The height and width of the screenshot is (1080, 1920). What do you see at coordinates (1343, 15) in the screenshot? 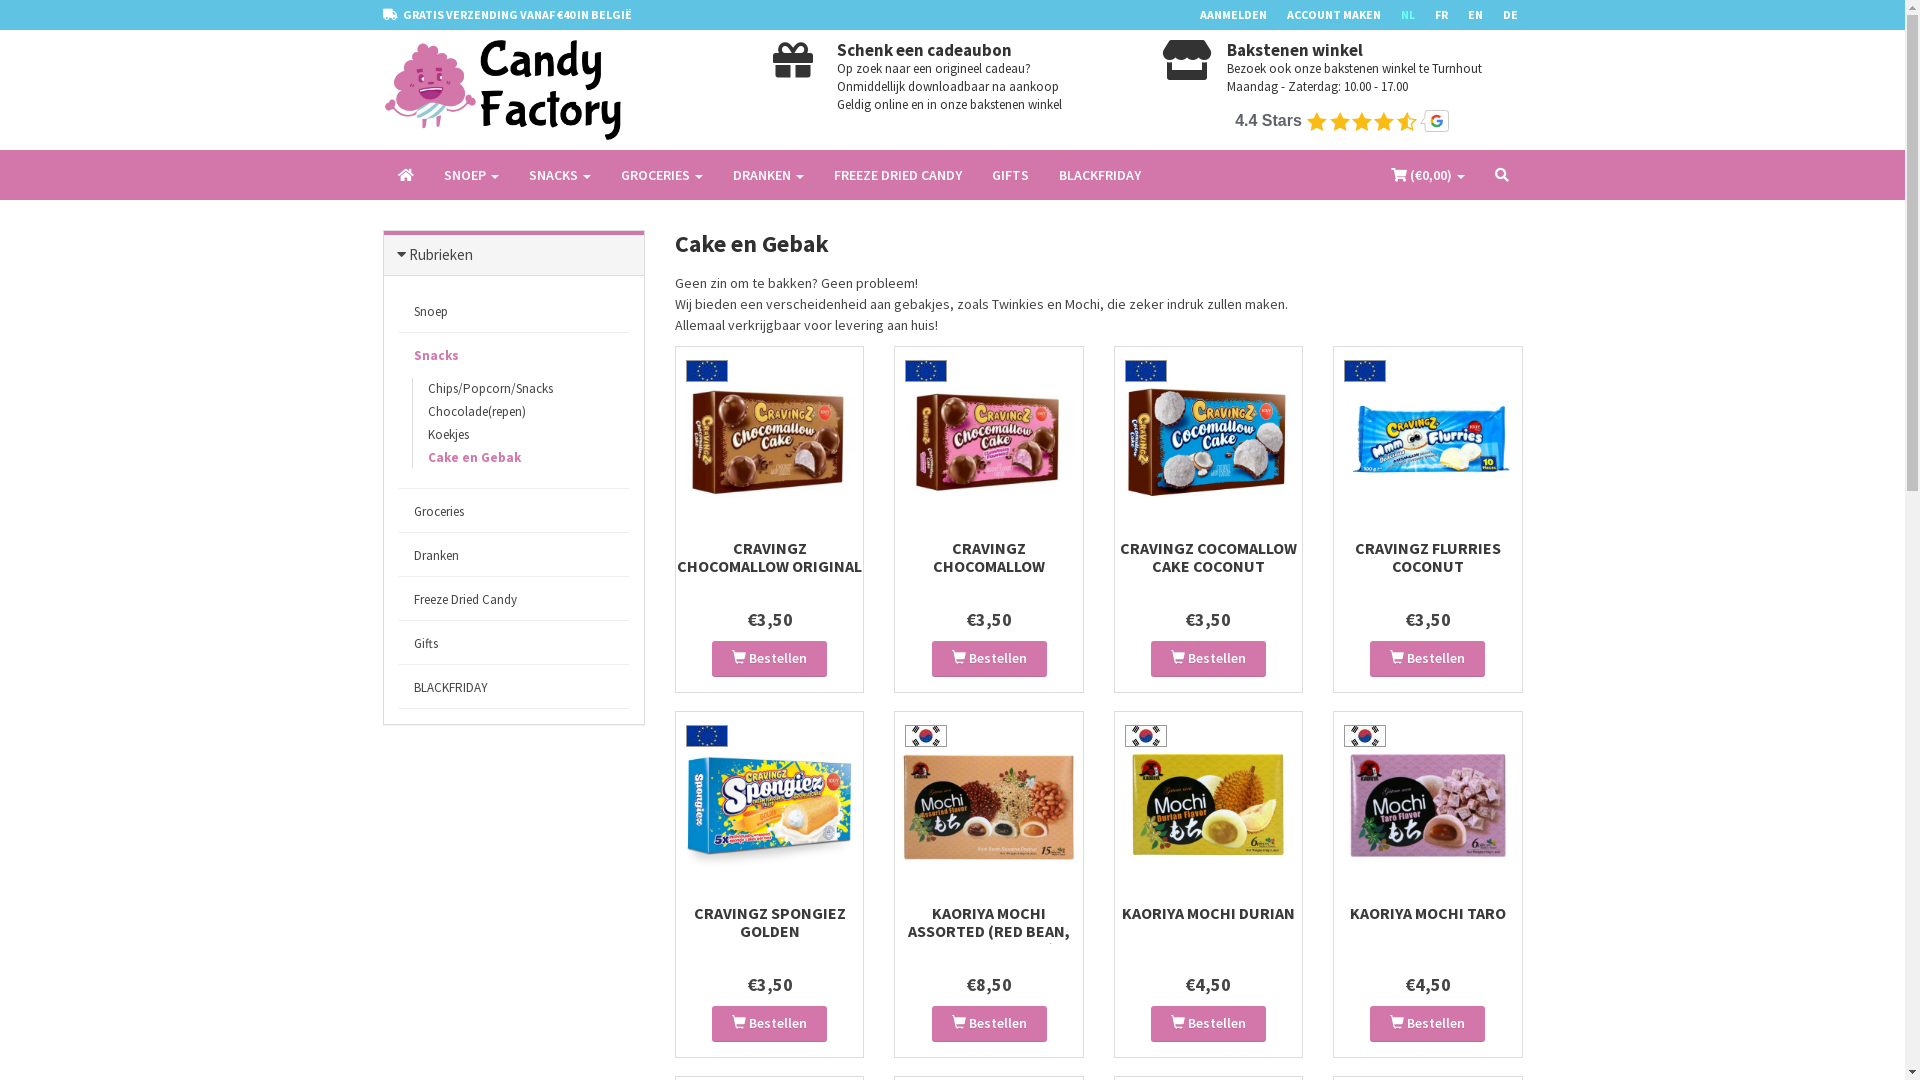
I see `'ACCOUNT MAKEN'` at bounding box center [1343, 15].